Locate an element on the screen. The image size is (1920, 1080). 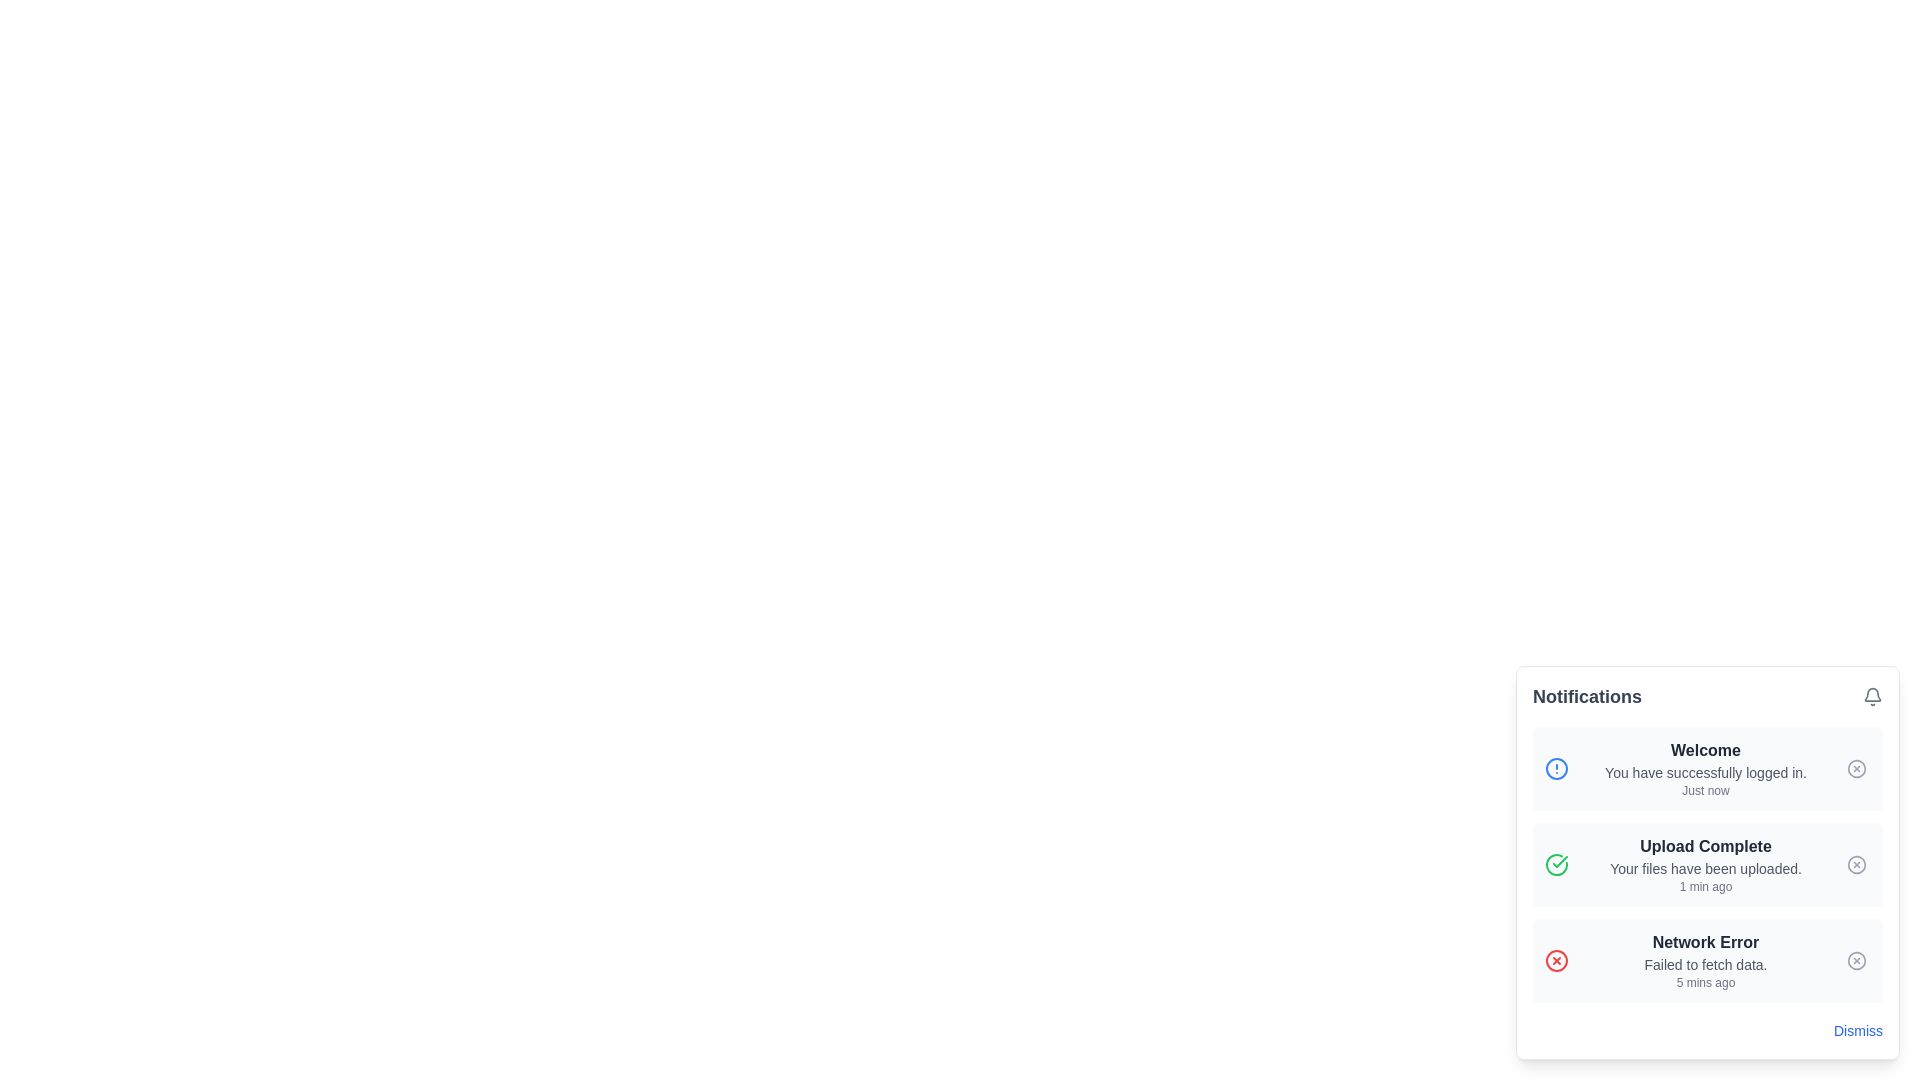
the dismiss button for the 'Network Error' notification to observe the hover effect is located at coordinates (1856, 959).